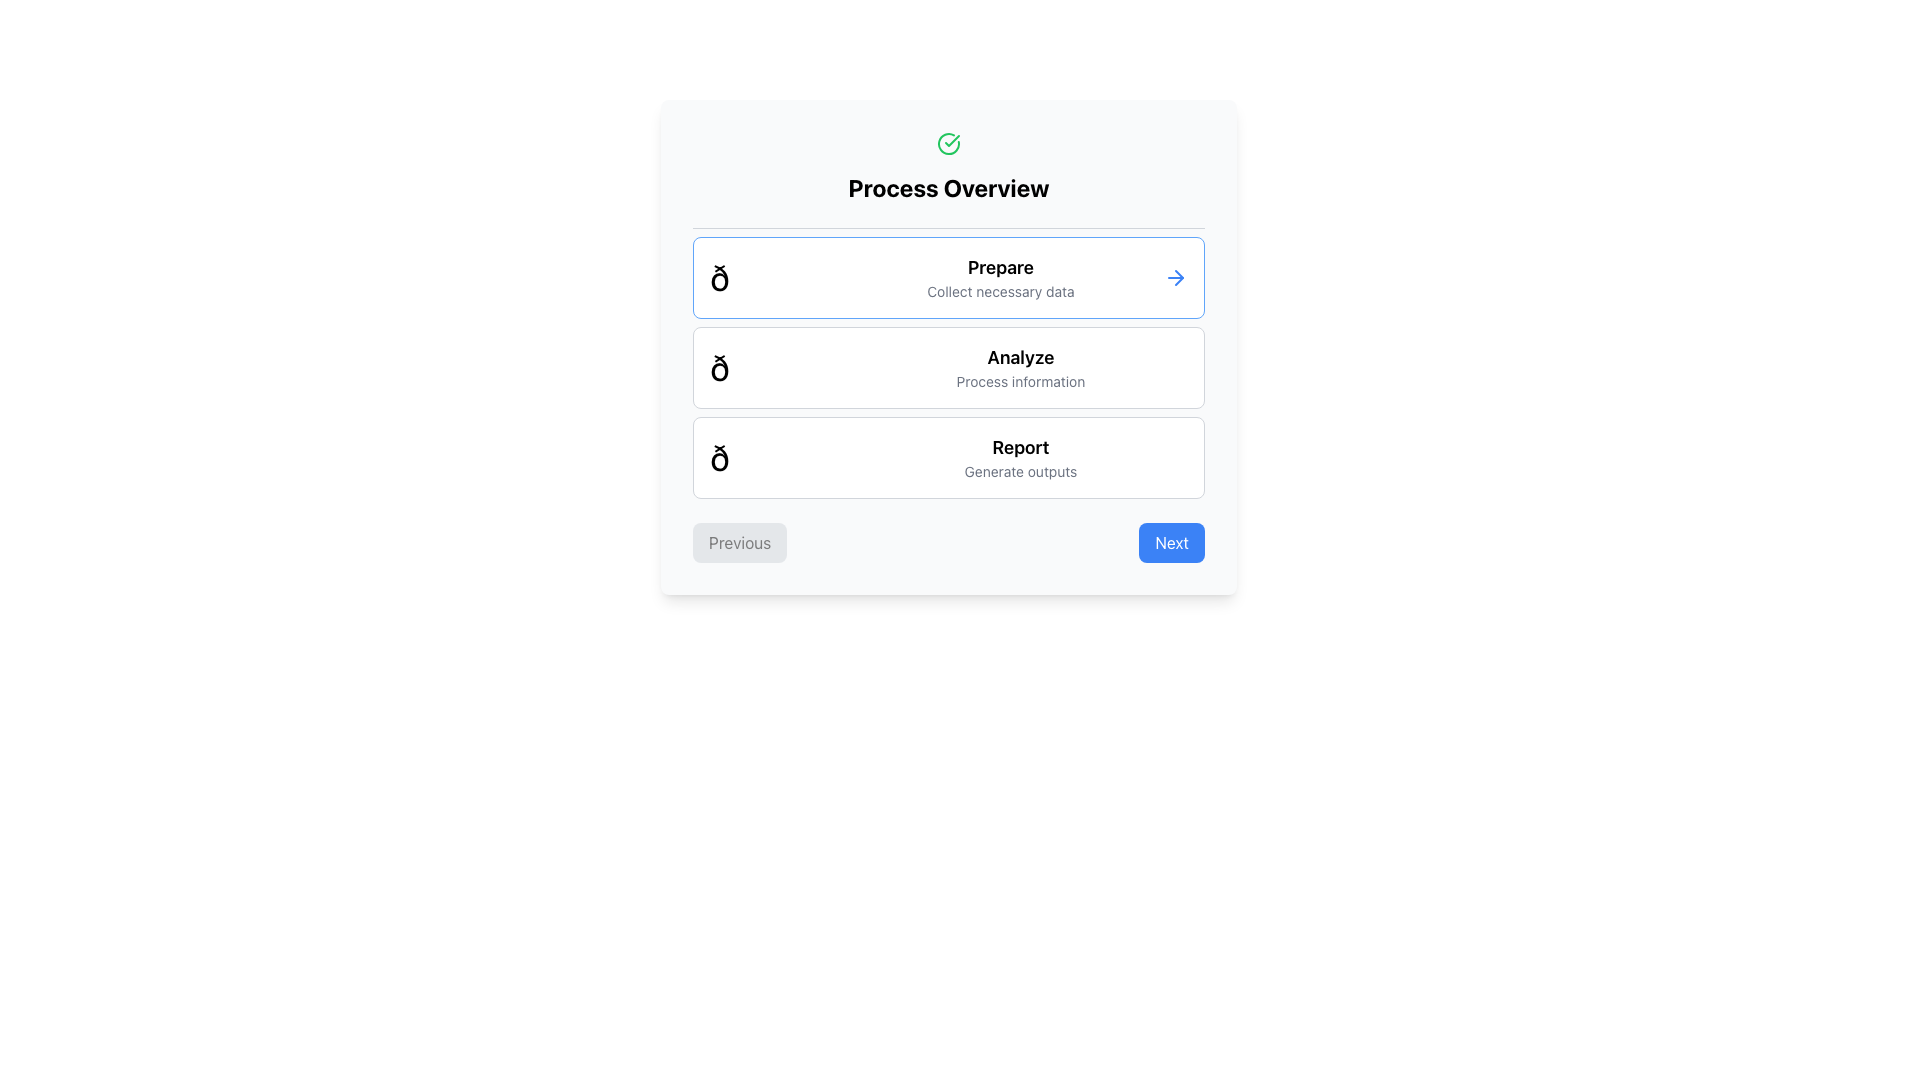 This screenshot has width=1920, height=1080. Describe the element at coordinates (1179, 277) in the screenshot. I see `the blue arrow-shaped vector graphic icon positioned to the right of the 'Prepare' text in the first item of the vertical list of options` at that location.